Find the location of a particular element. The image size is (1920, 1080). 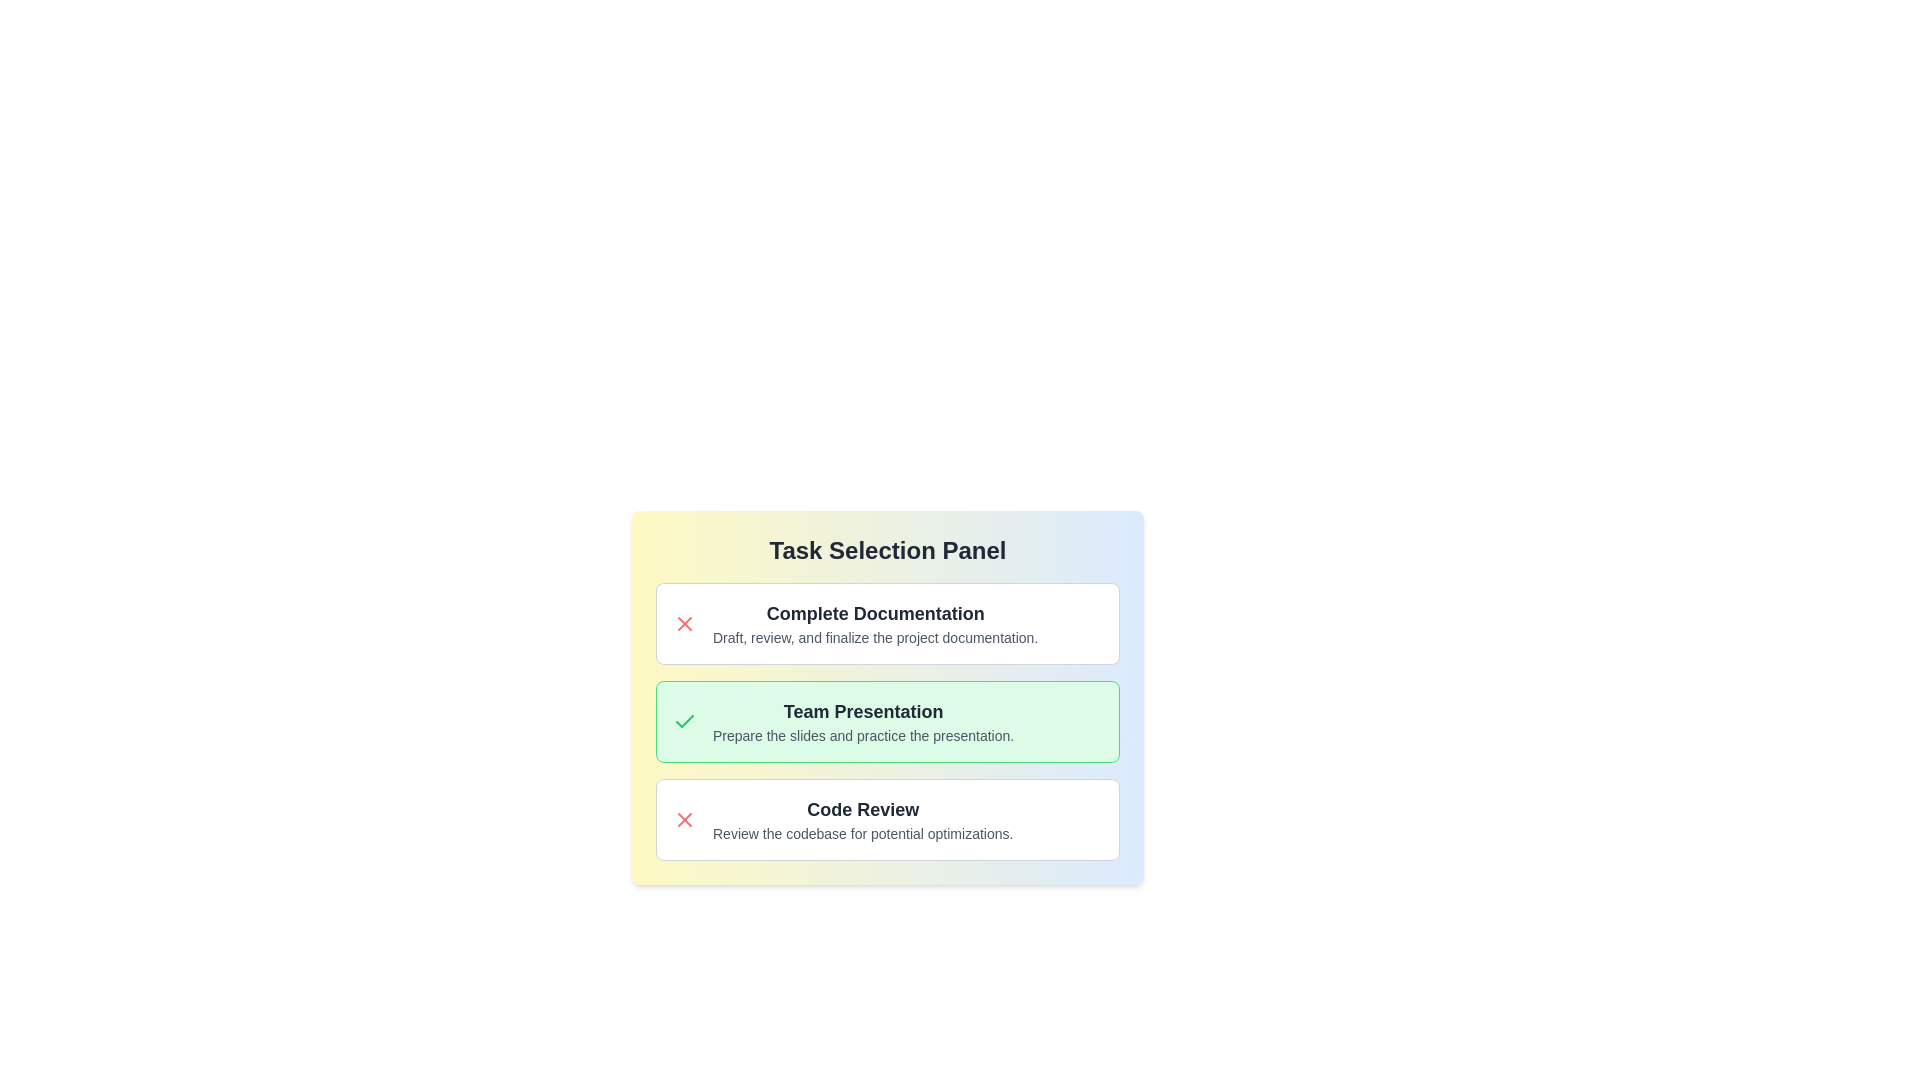

the third selectable card located is located at coordinates (887, 820).